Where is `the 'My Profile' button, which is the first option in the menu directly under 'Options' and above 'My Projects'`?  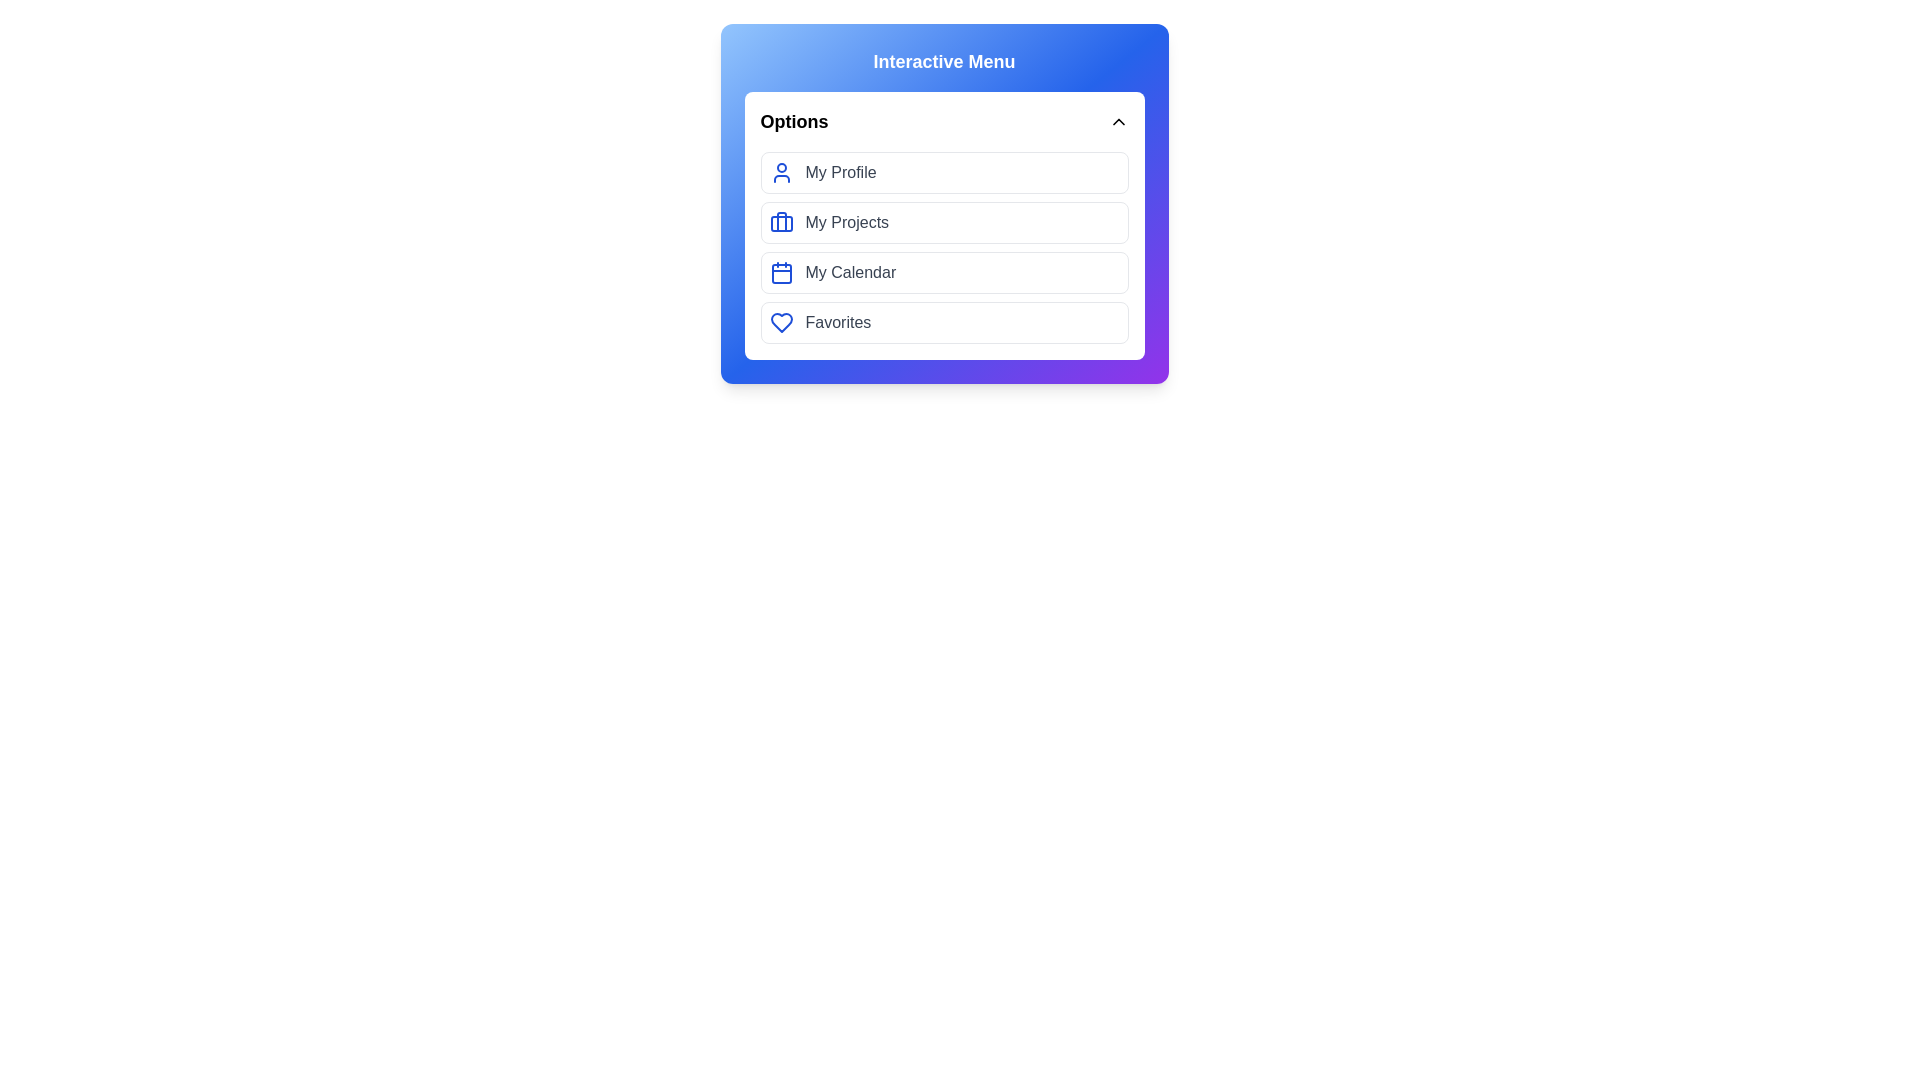 the 'My Profile' button, which is the first option in the menu directly under 'Options' and above 'My Projects' is located at coordinates (943, 172).